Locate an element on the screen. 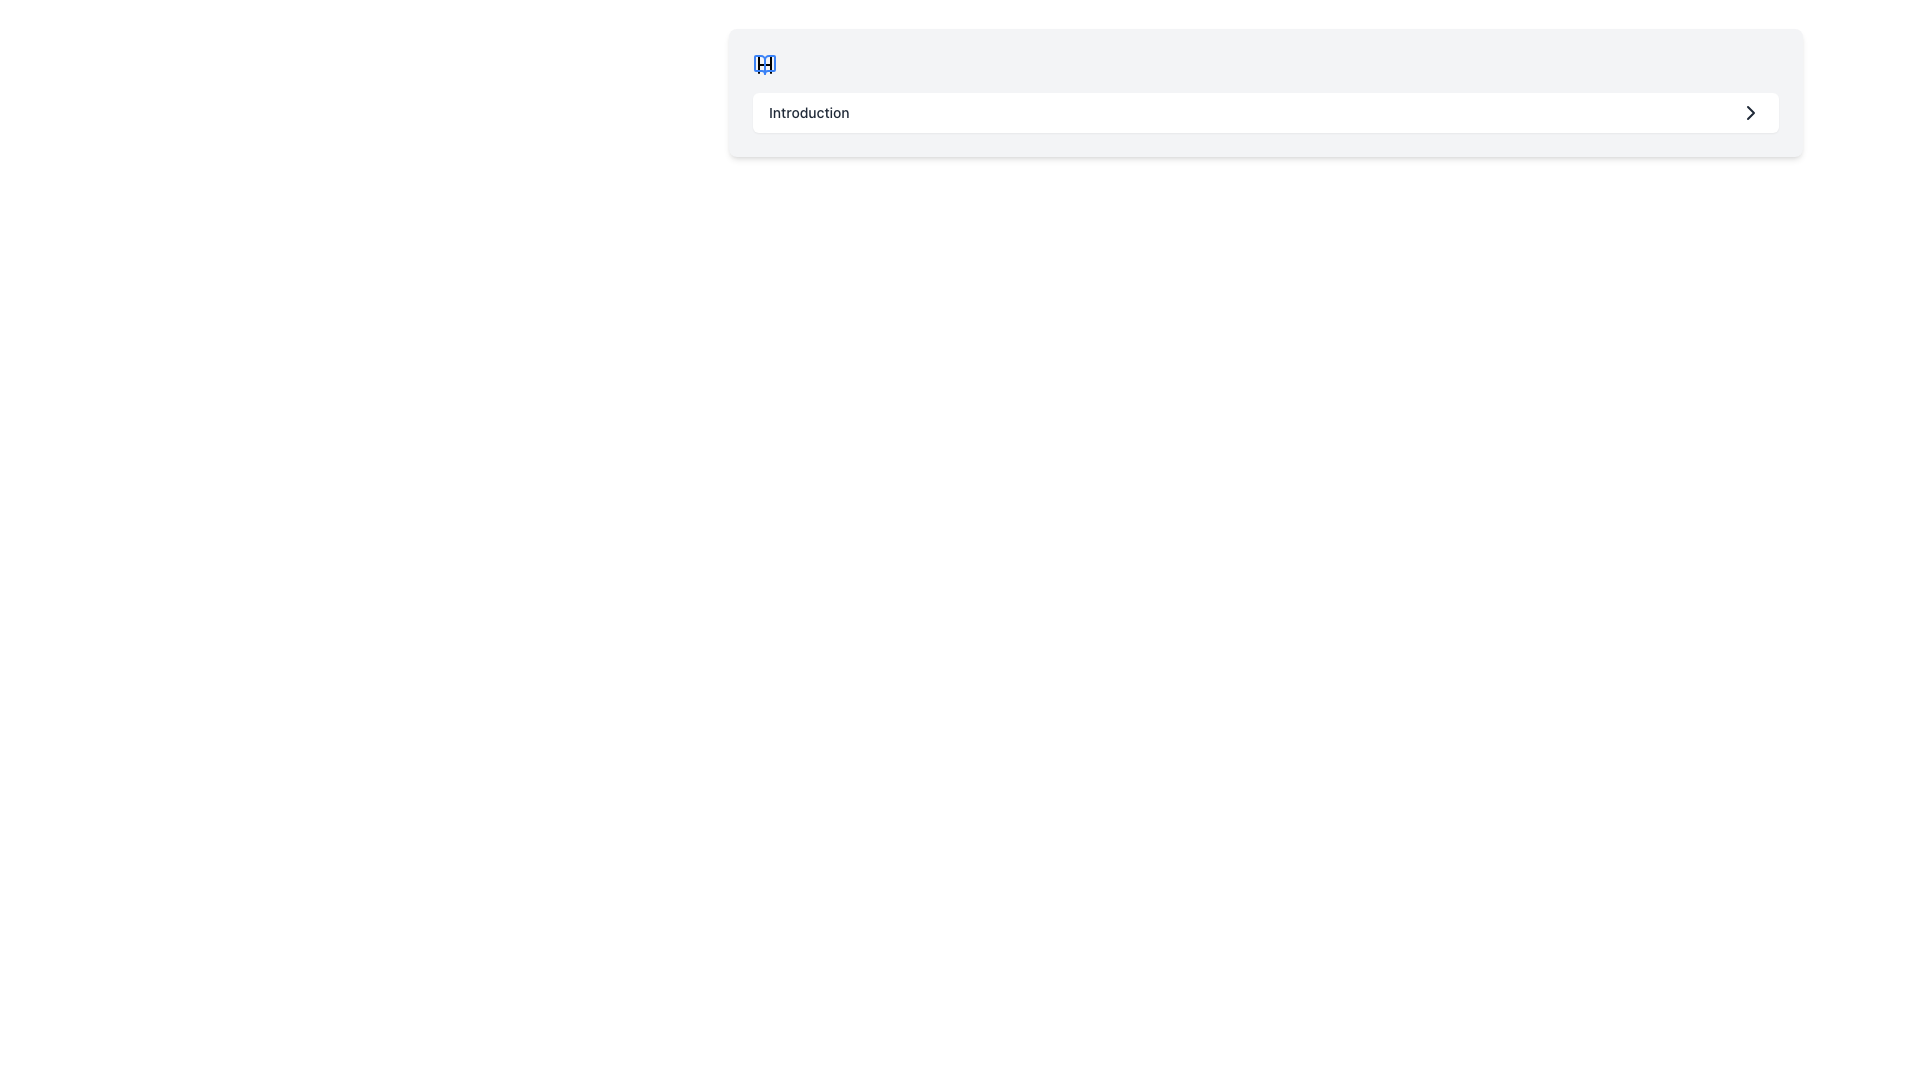 The height and width of the screenshot is (1080, 1920). the rightward-pointing chevron icon located at the far-right of the 'Introduction' section is located at coordinates (1750, 112).